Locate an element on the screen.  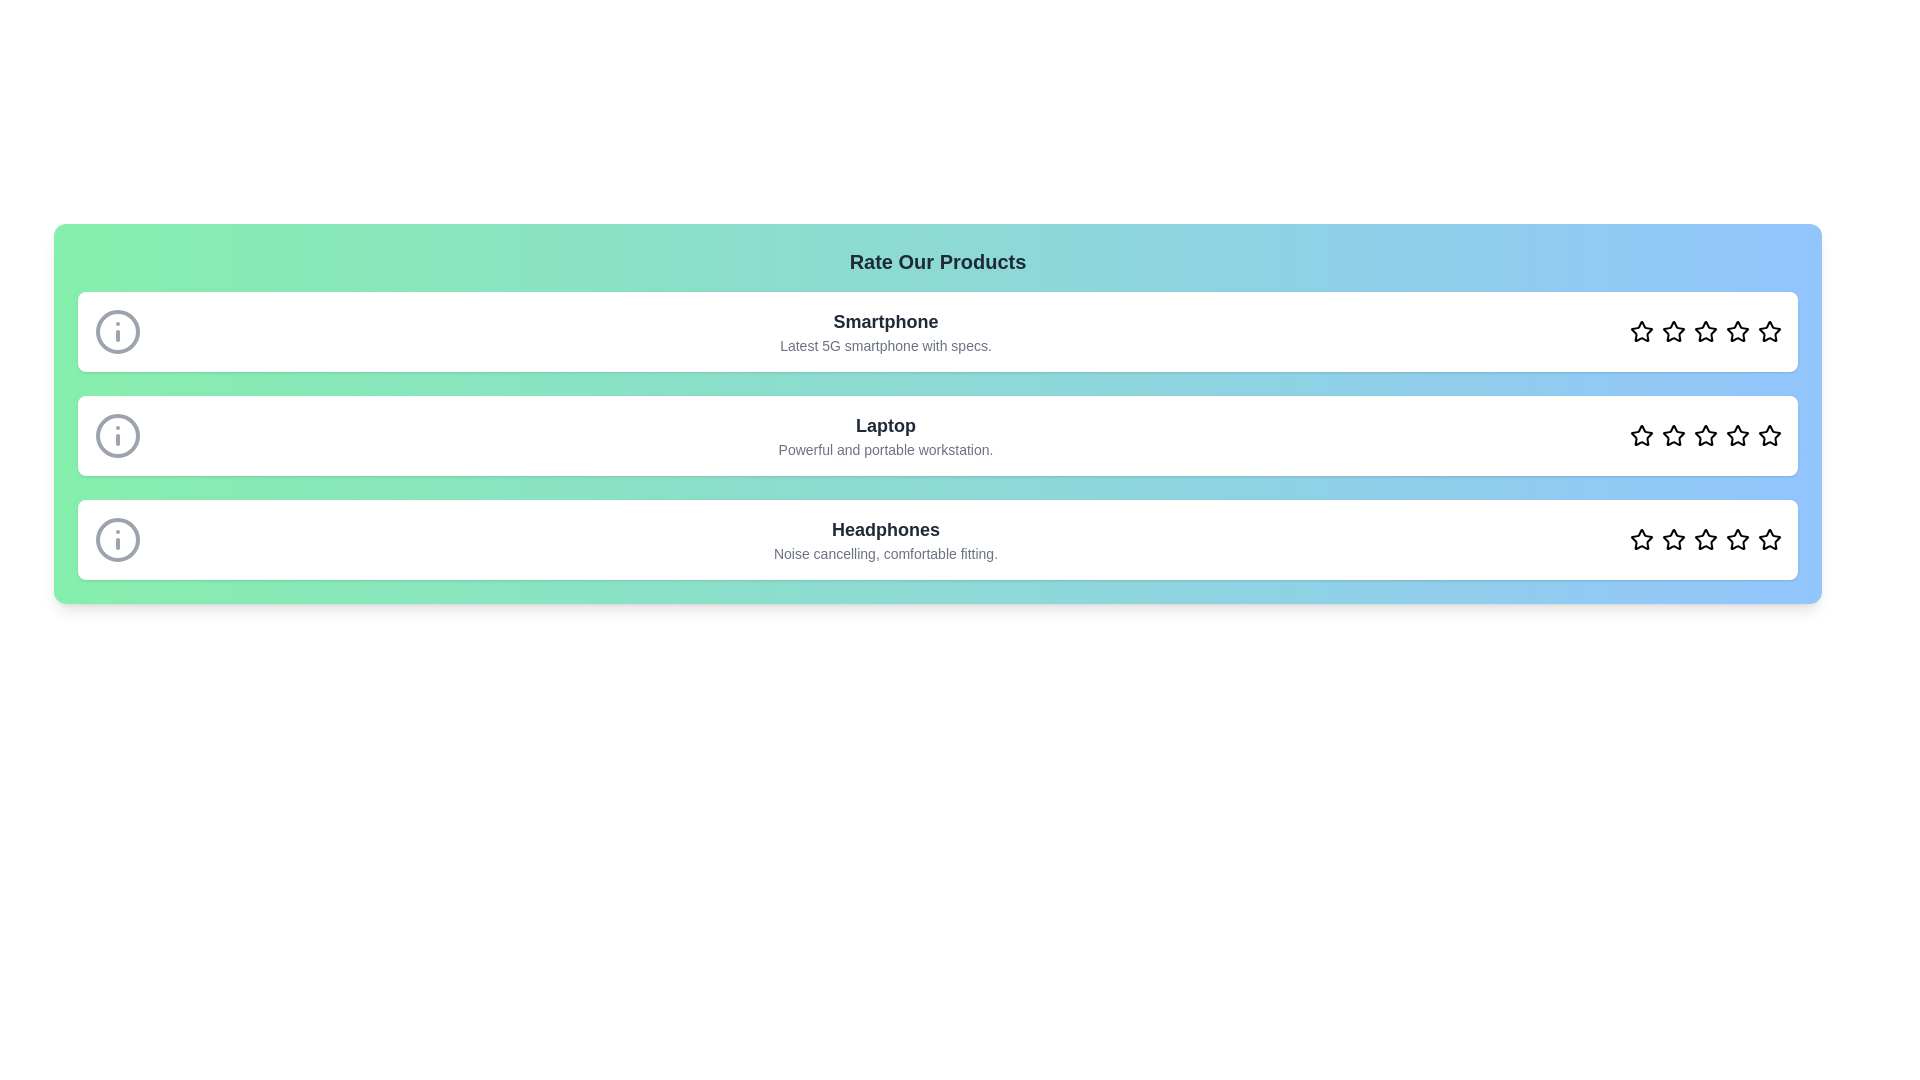
the fourth yellow star in the rating system for the 'Headphones' product is located at coordinates (1736, 538).